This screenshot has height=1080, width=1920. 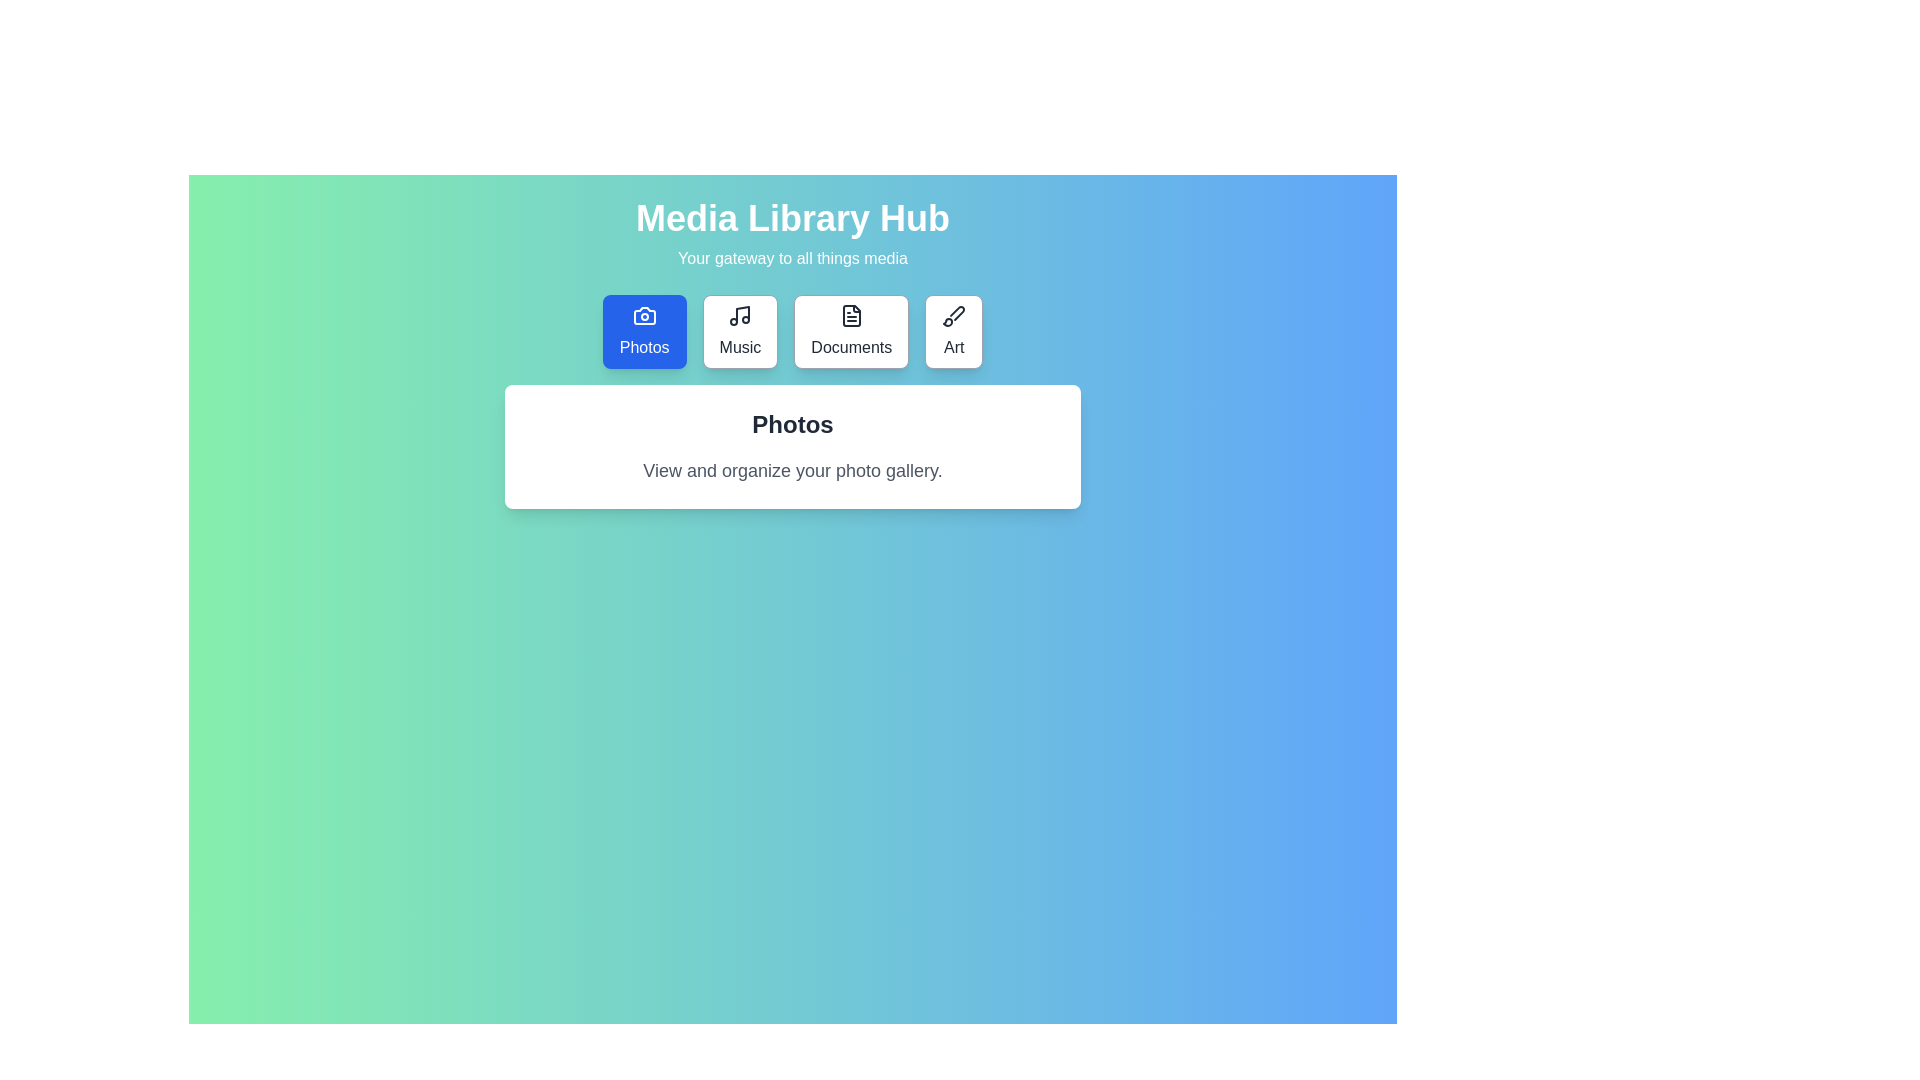 I want to click on the Documents tab to view its content, so click(x=851, y=330).